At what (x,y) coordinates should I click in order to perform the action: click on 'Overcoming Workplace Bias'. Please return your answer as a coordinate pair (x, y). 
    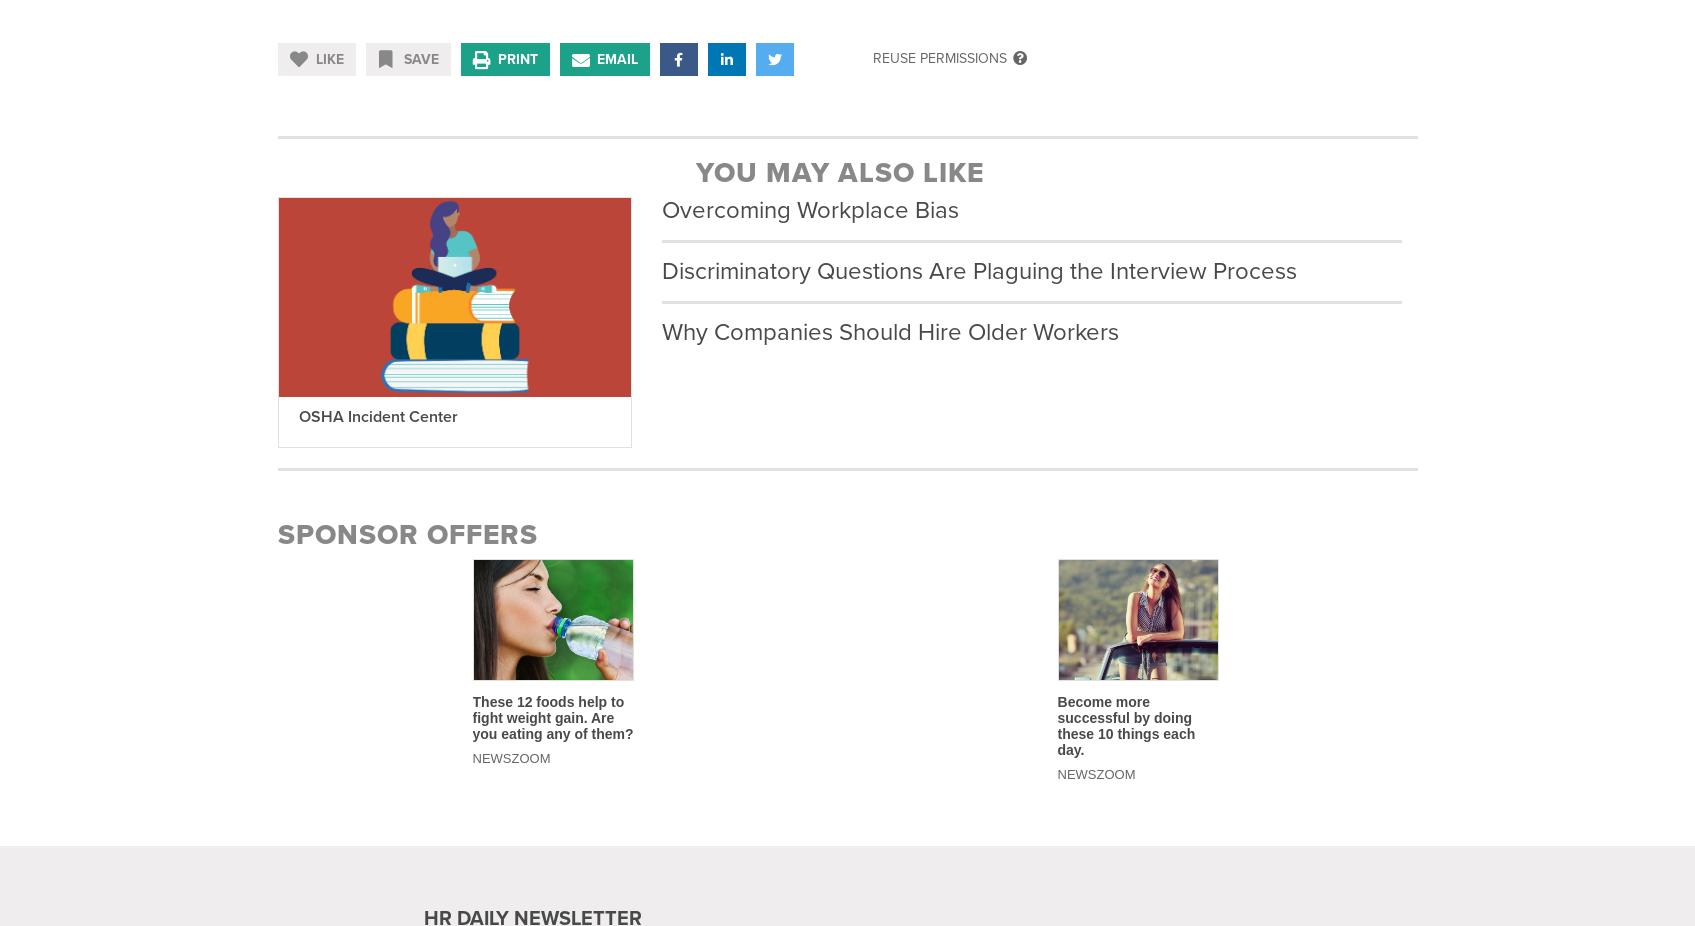
    Looking at the image, I should click on (810, 209).